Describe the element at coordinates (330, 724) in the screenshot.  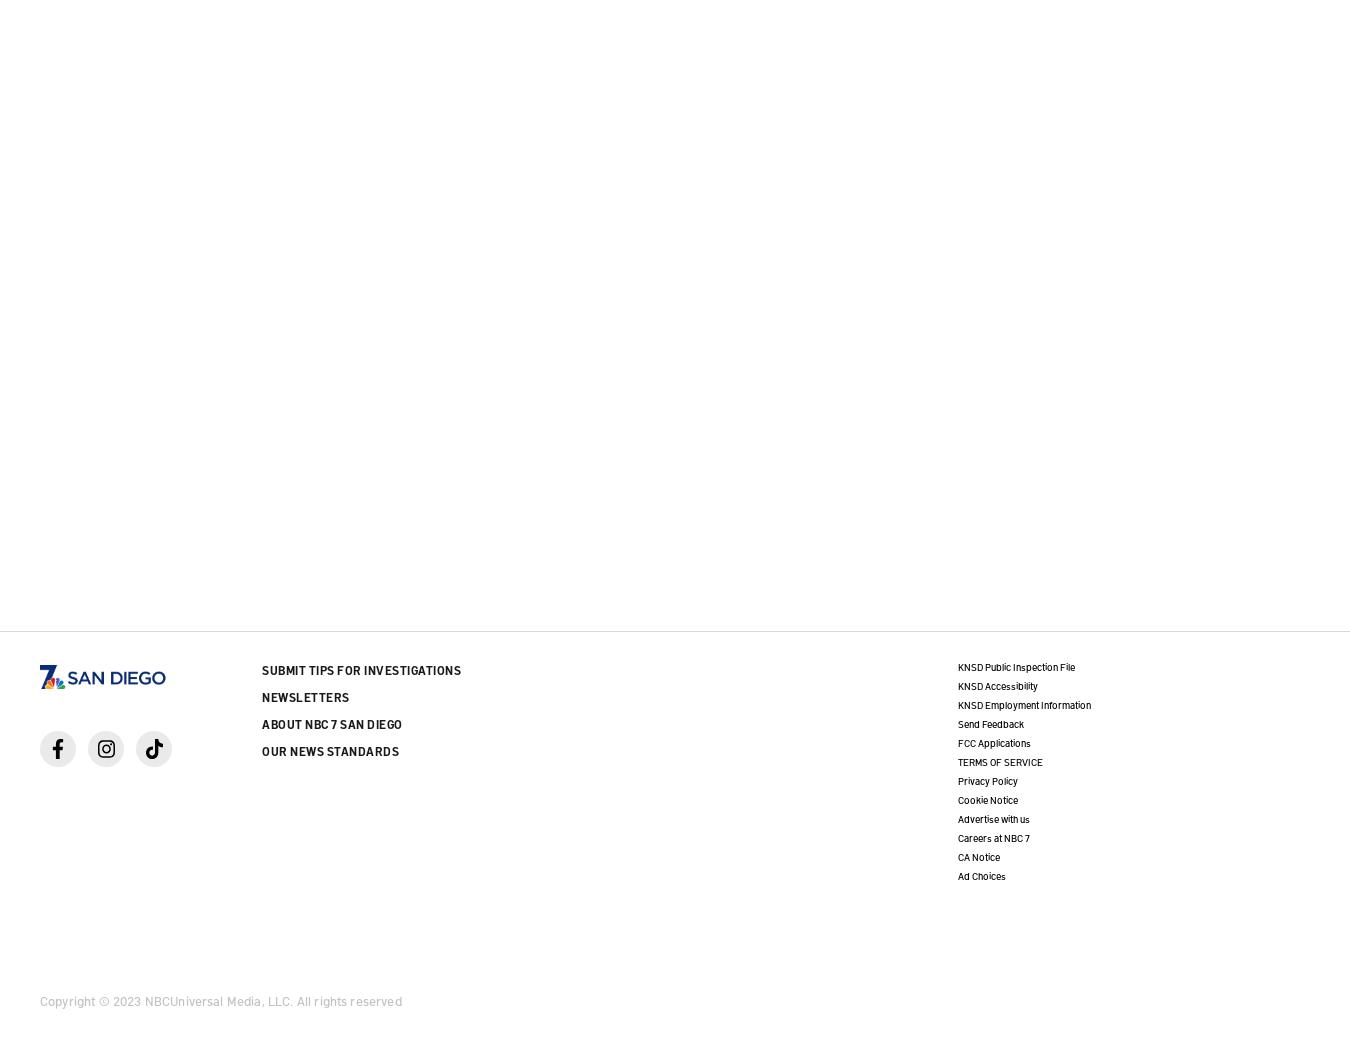
I see `'About NBC 7 San Diego'` at that location.